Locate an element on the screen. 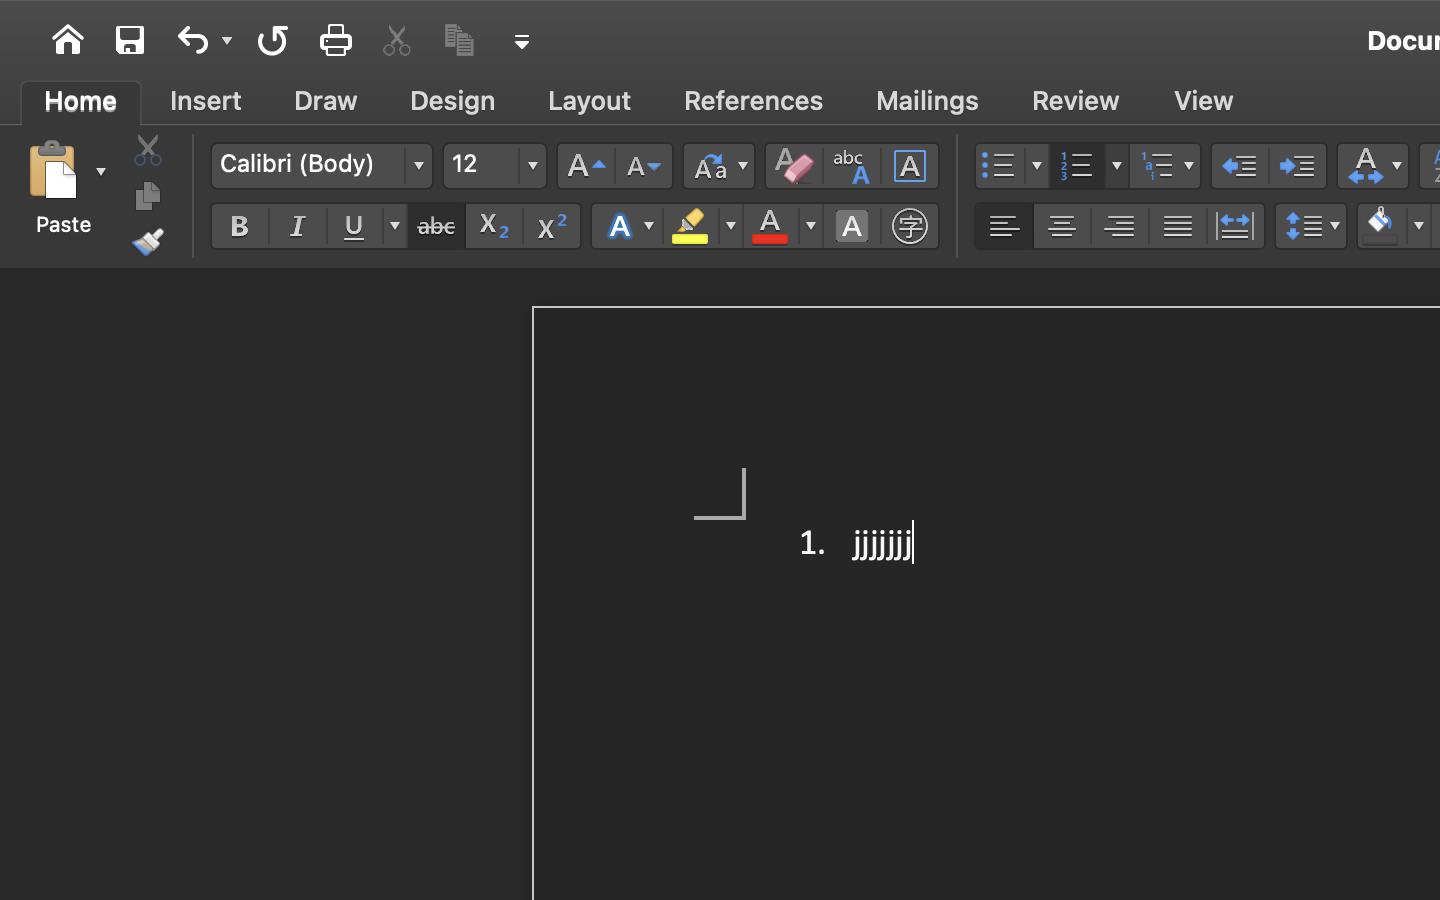  'Calibri (Body)' is located at coordinates (321, 165).